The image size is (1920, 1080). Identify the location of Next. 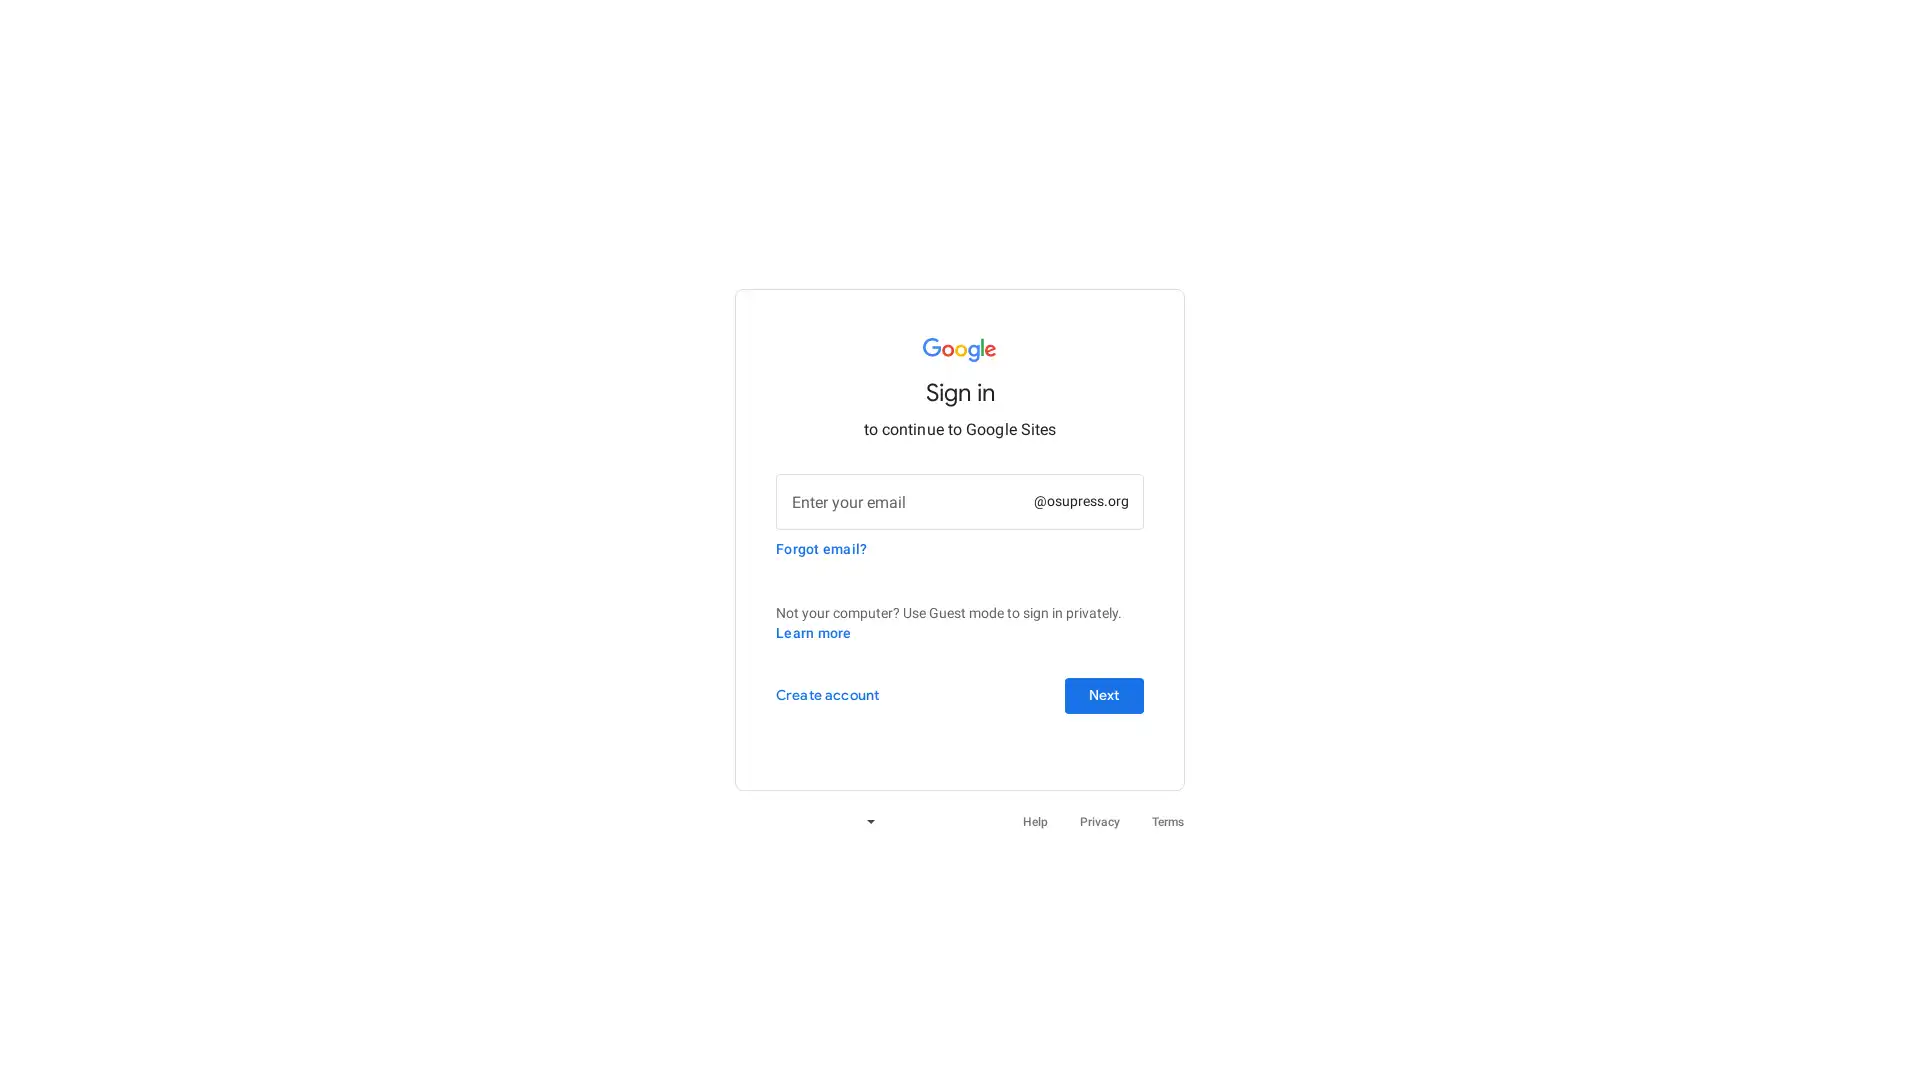
(1103, 693).